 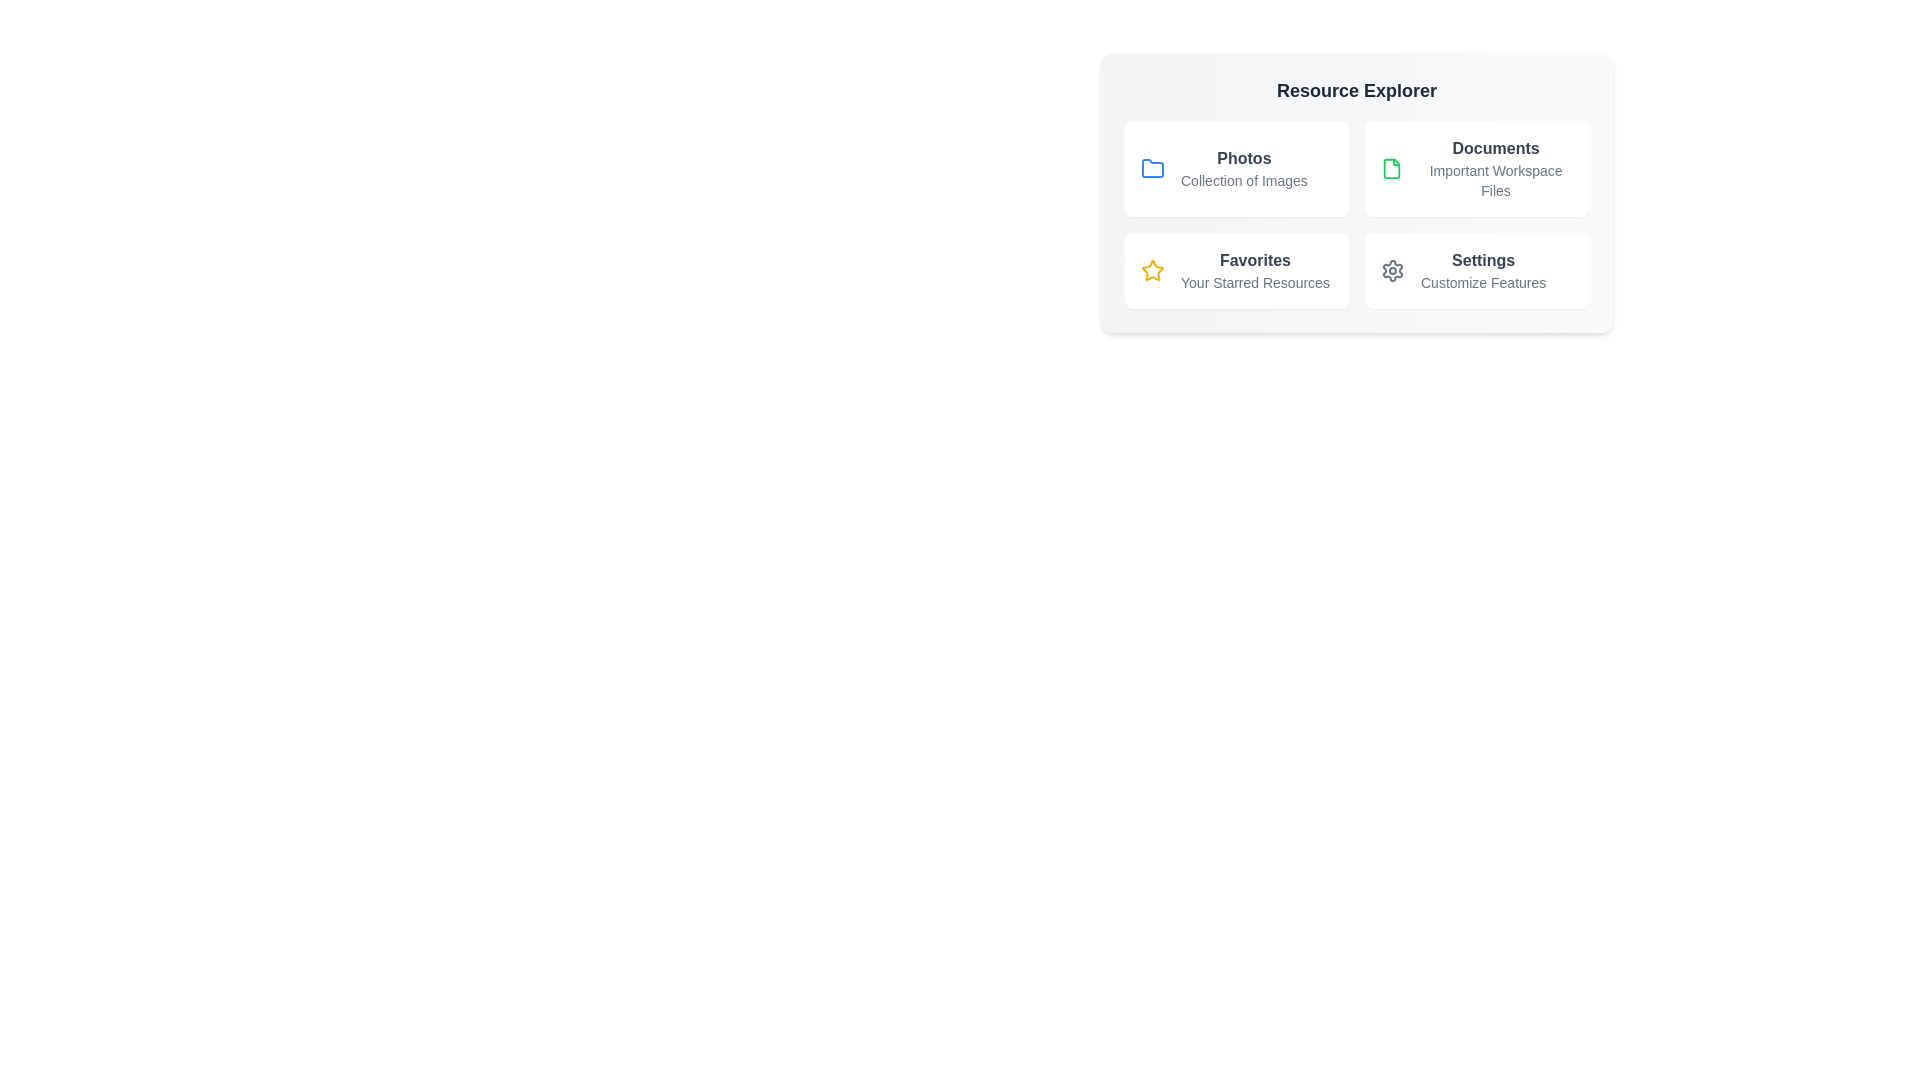 What do you see at coordinates (1477, 270) in the screenshot?
I see `the resource item Settings to explore its details` at bounding box center [1477, 270].